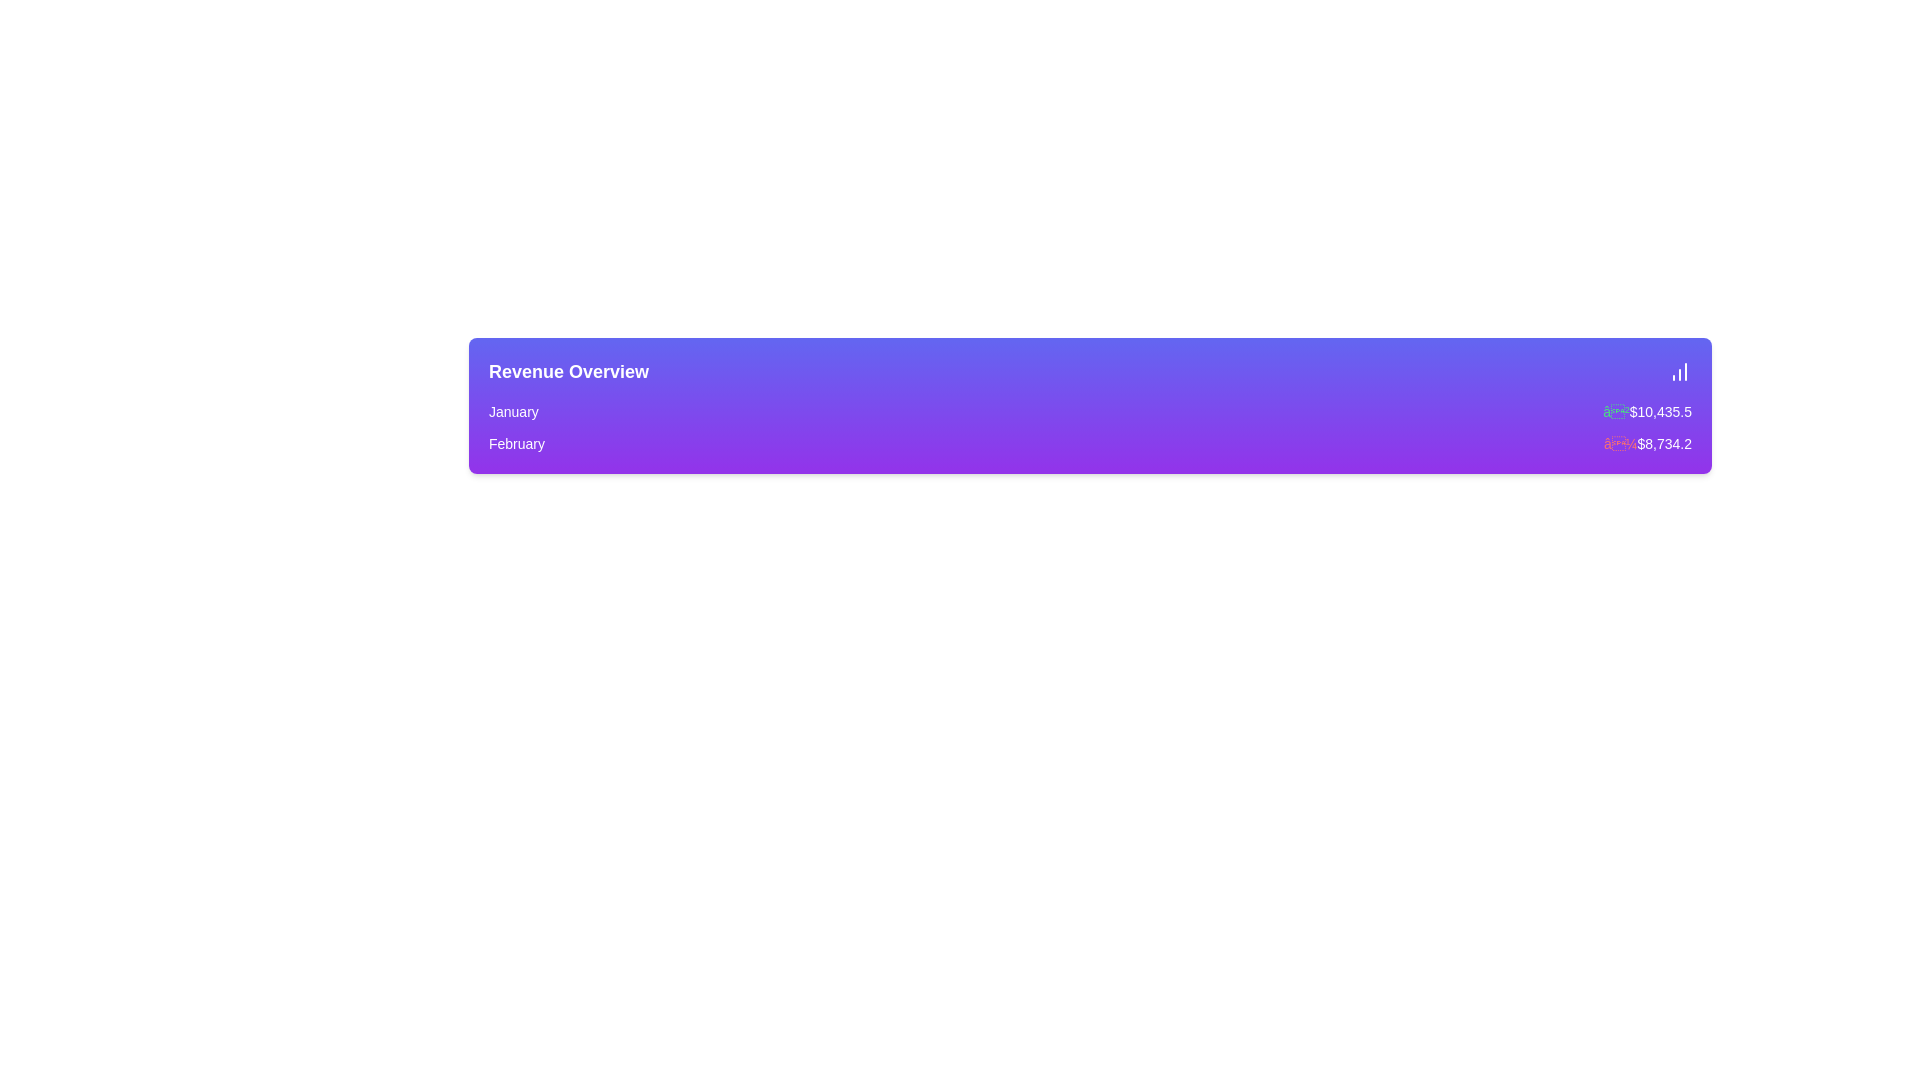 This screenshot has height=1080, width=1920. Describe the element at coordinates (1647, 411) in the screenshot. I see `monetary value '$10,435.5' displayed next to the green upward triangle icon, which is positioned prominently on a purple gradient background, aligned with the 'January' label` at that location.